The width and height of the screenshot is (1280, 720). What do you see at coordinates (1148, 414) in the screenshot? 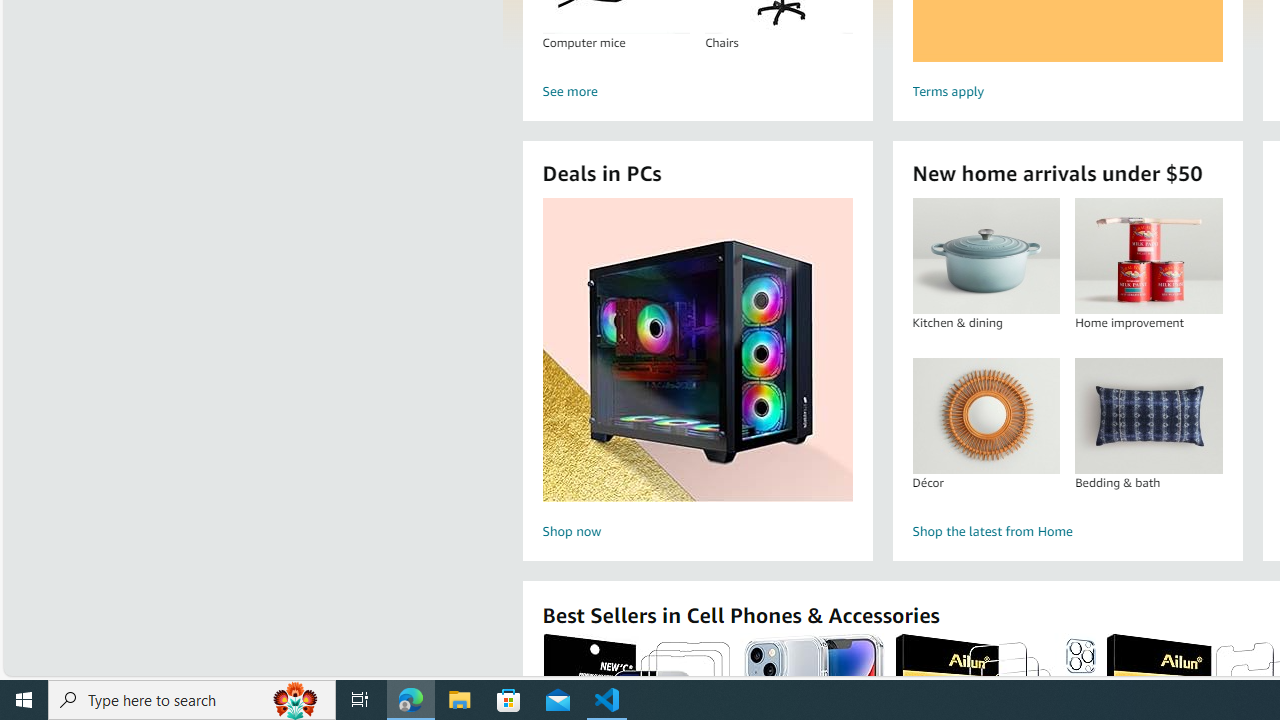
I see `'Bedding & bath'` at bounding box center [1148, 414].